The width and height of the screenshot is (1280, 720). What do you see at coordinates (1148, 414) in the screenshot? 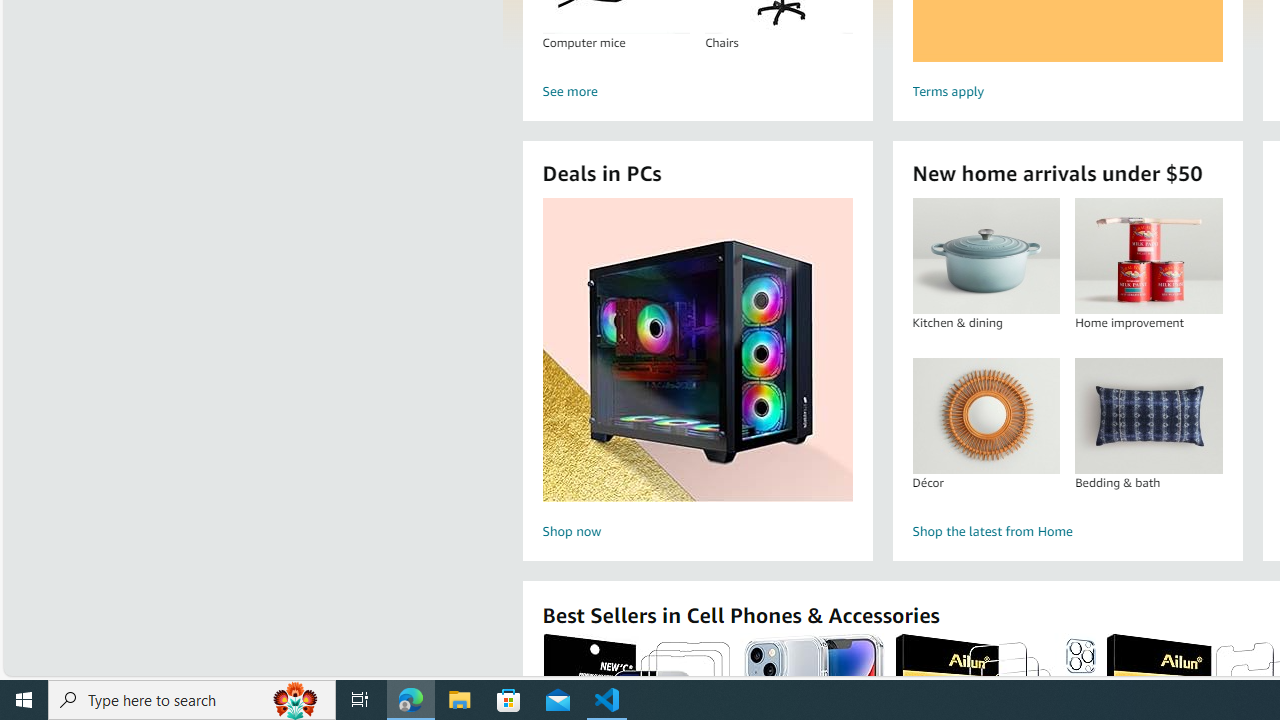
I see `'Bedding & bath'` at bounding box center [1148, 414].